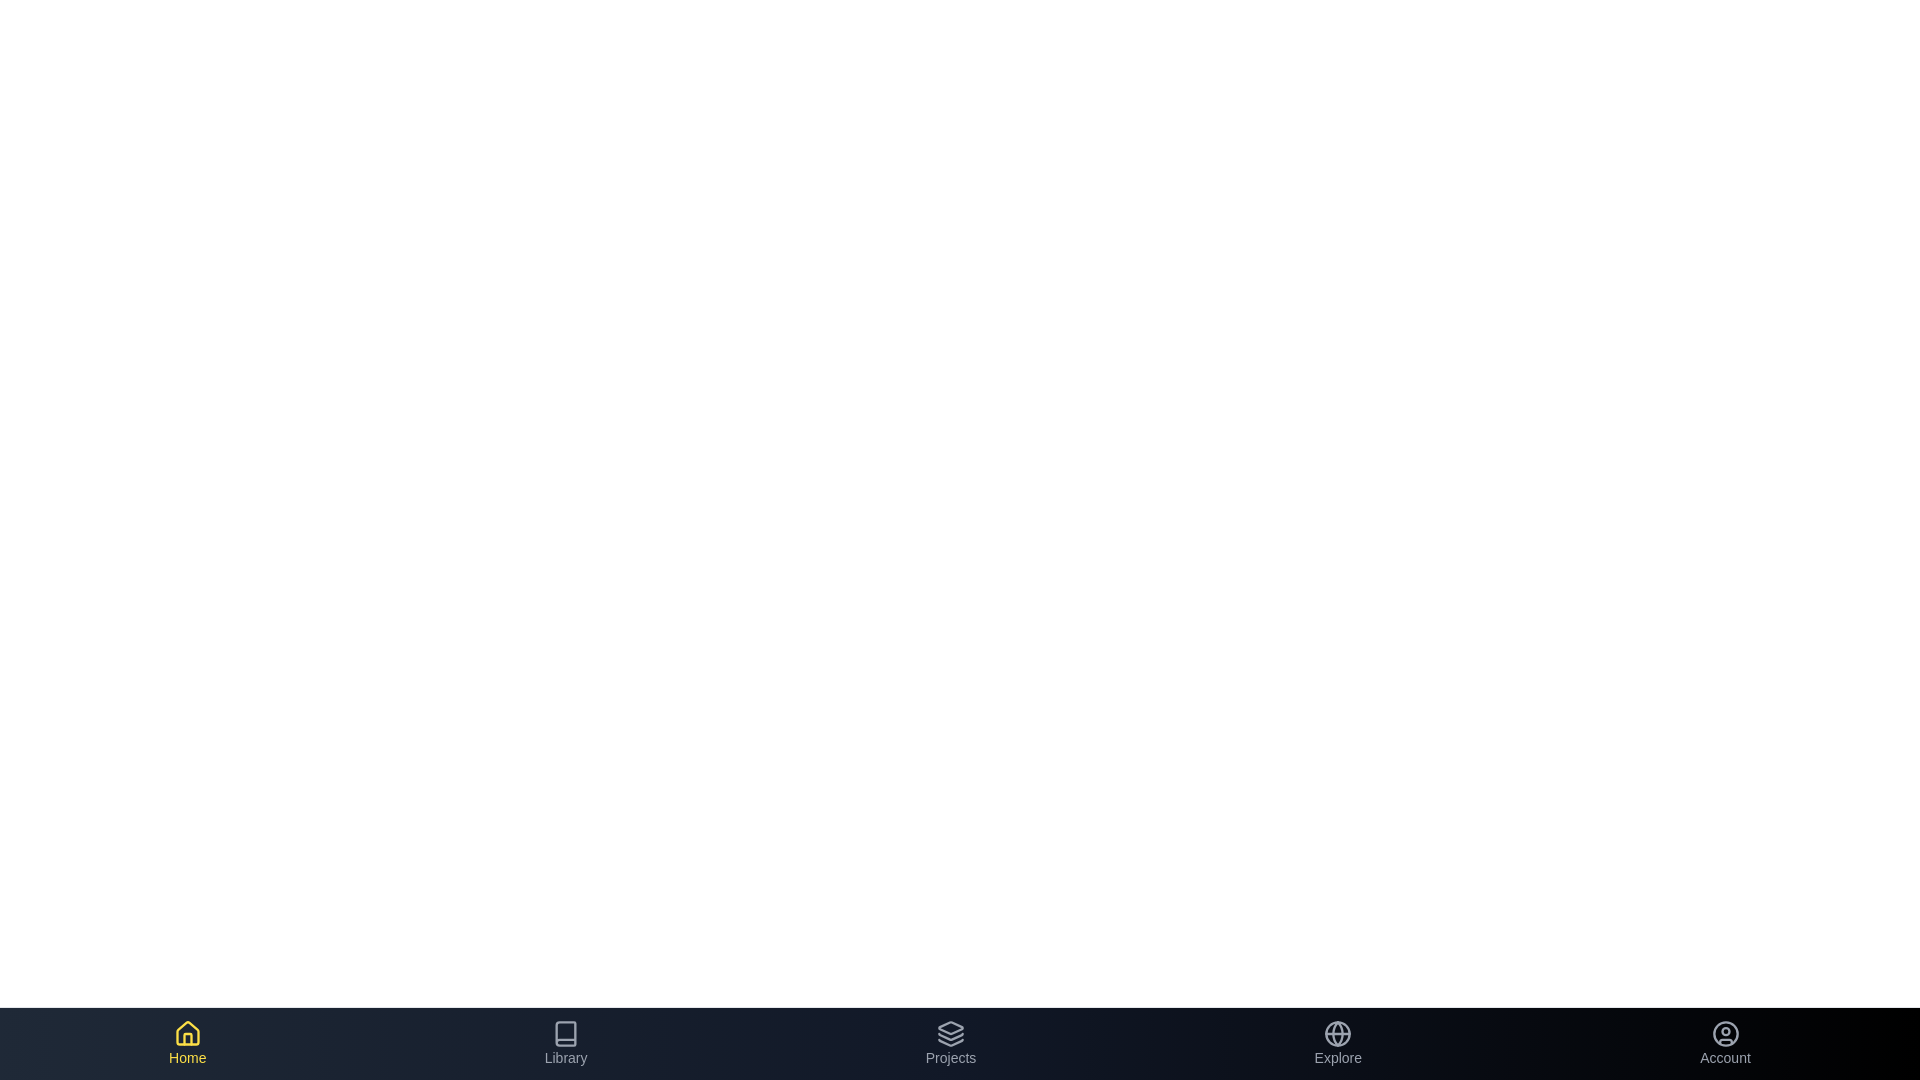  I want to click on the Home tab to see the hover effect, so click(187, 1043).